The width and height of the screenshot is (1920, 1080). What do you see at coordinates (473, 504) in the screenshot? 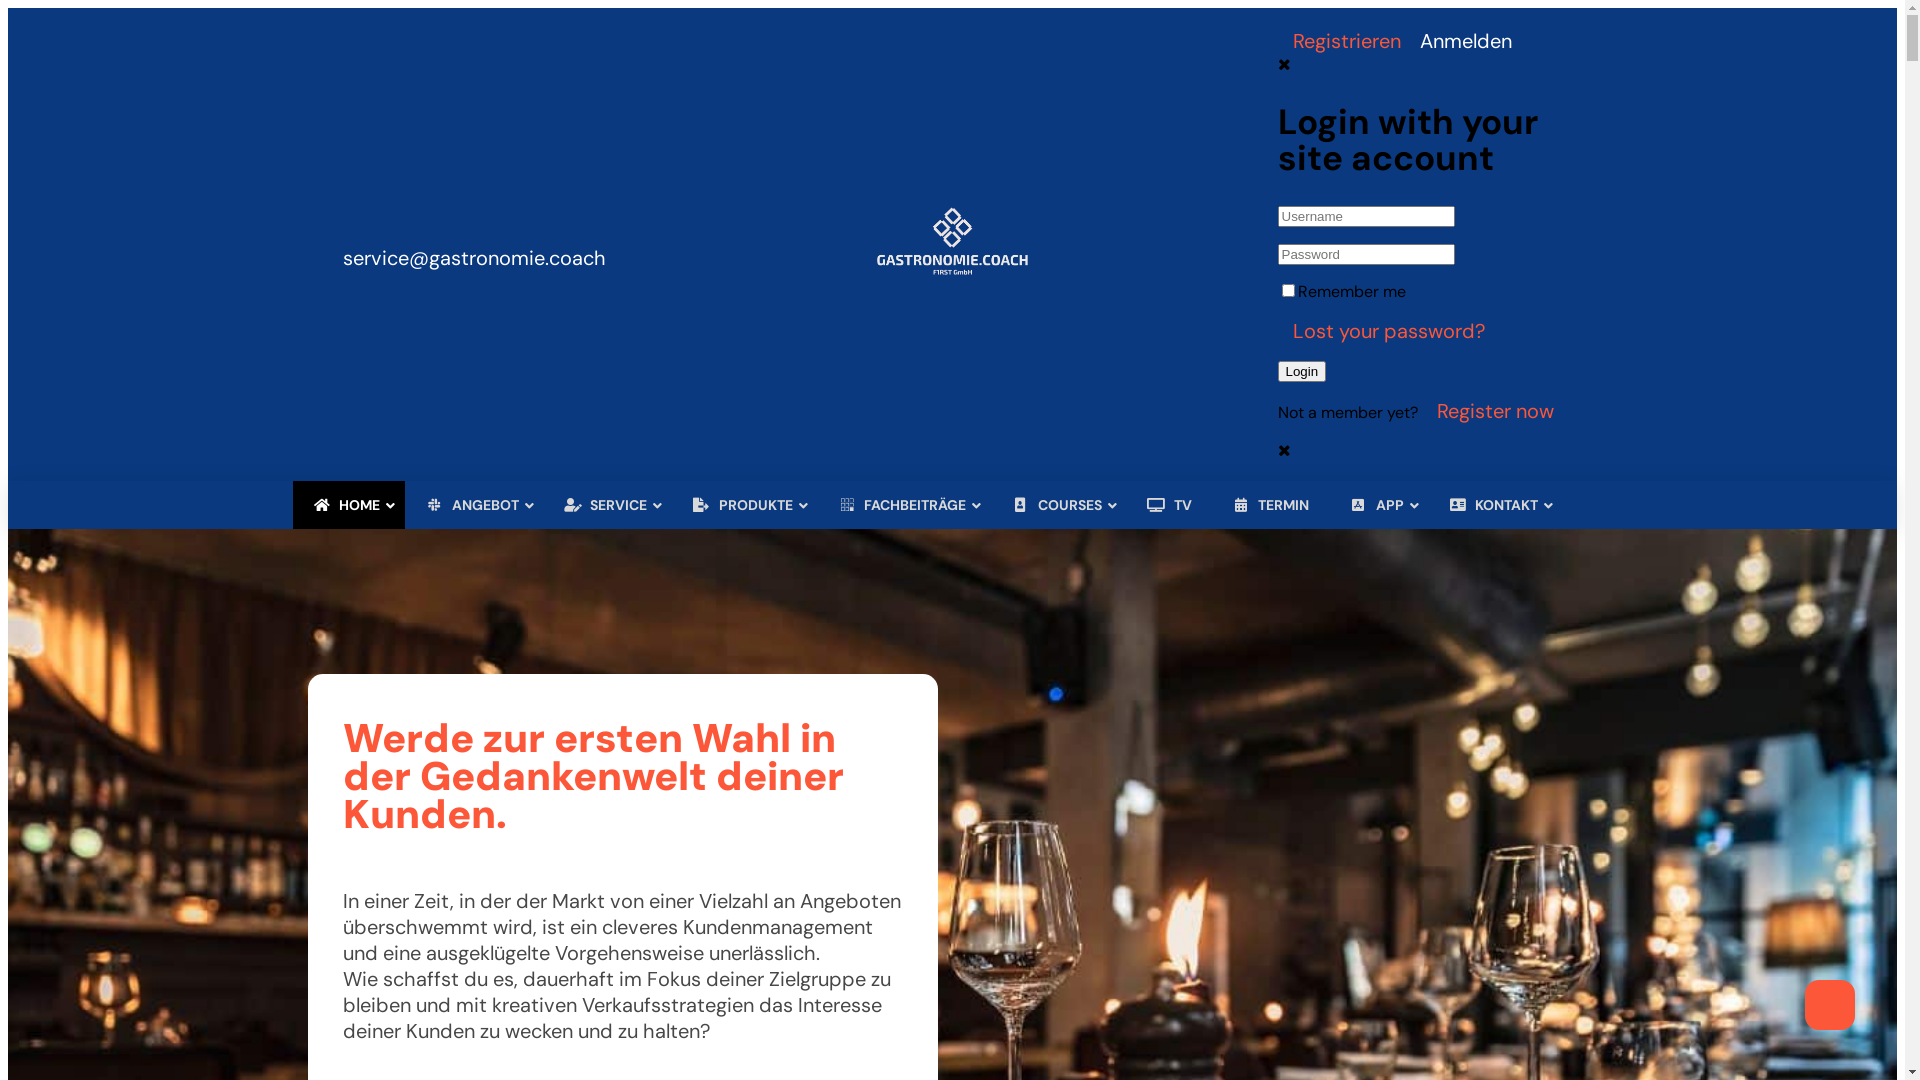
I see `'ANGEBOT'` at bounding box center [473, 504].